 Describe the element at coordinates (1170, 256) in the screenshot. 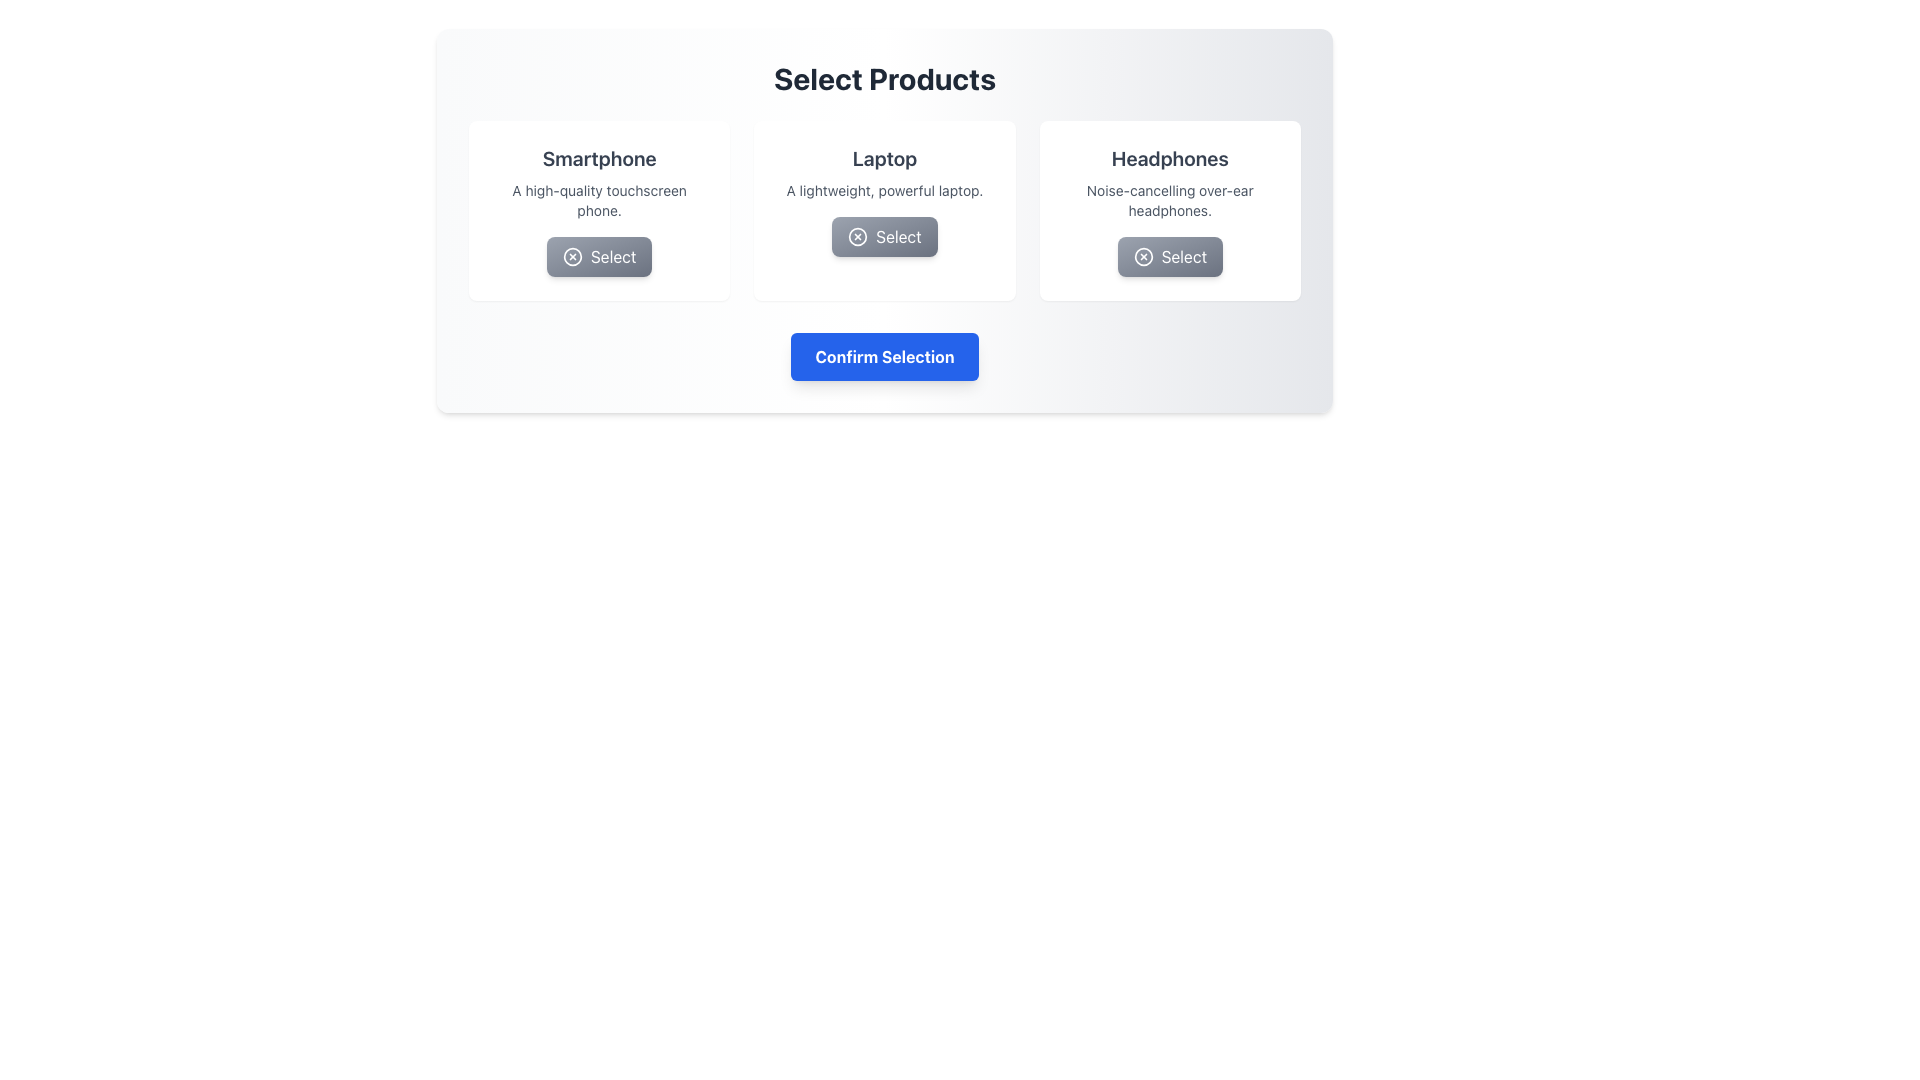

I see `the 'Headphones' selection button located centrally in the third product card under the 'Select Products' header` at that location.